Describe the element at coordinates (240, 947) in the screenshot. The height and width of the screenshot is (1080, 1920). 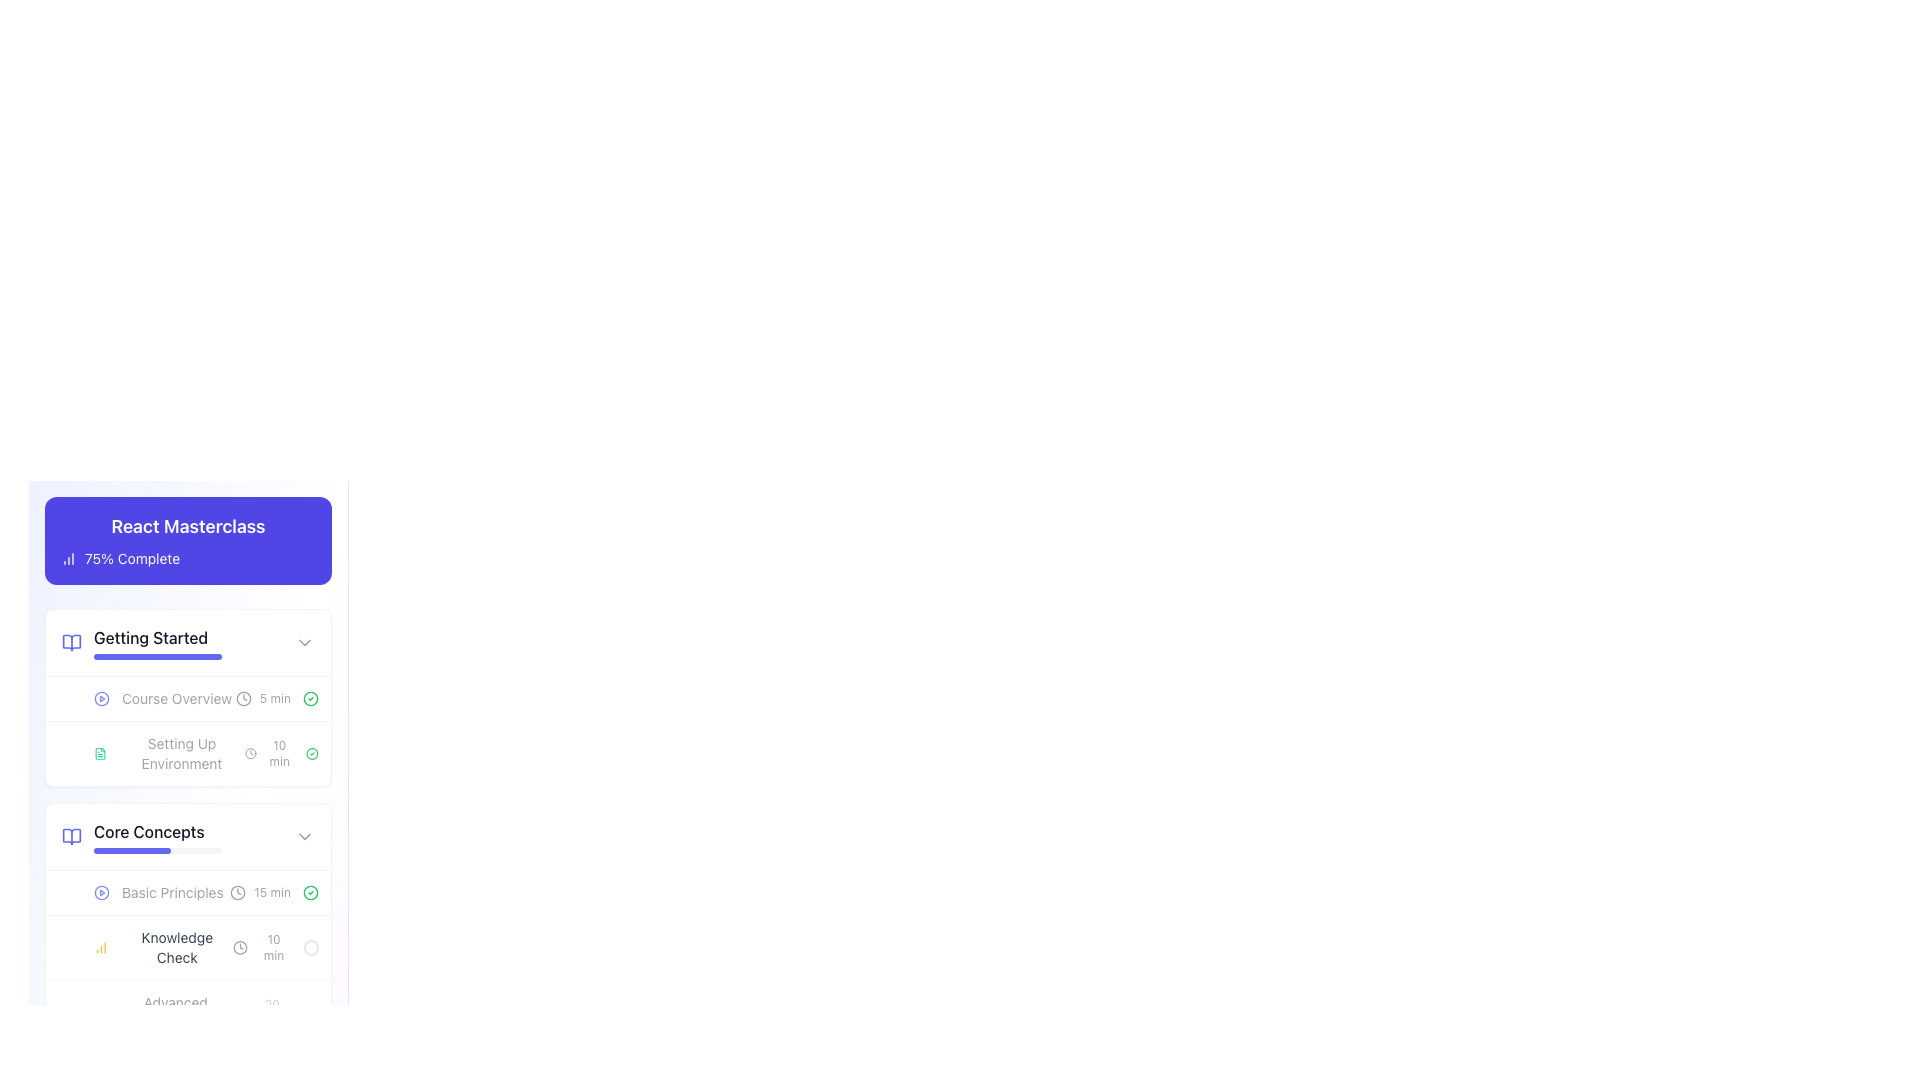
I see `the circular graphical icon within the 'Knowledge Check' interface located in the 'Core Concepts' section, which is positioned to the right of its label and above the associated duration text` at that location.